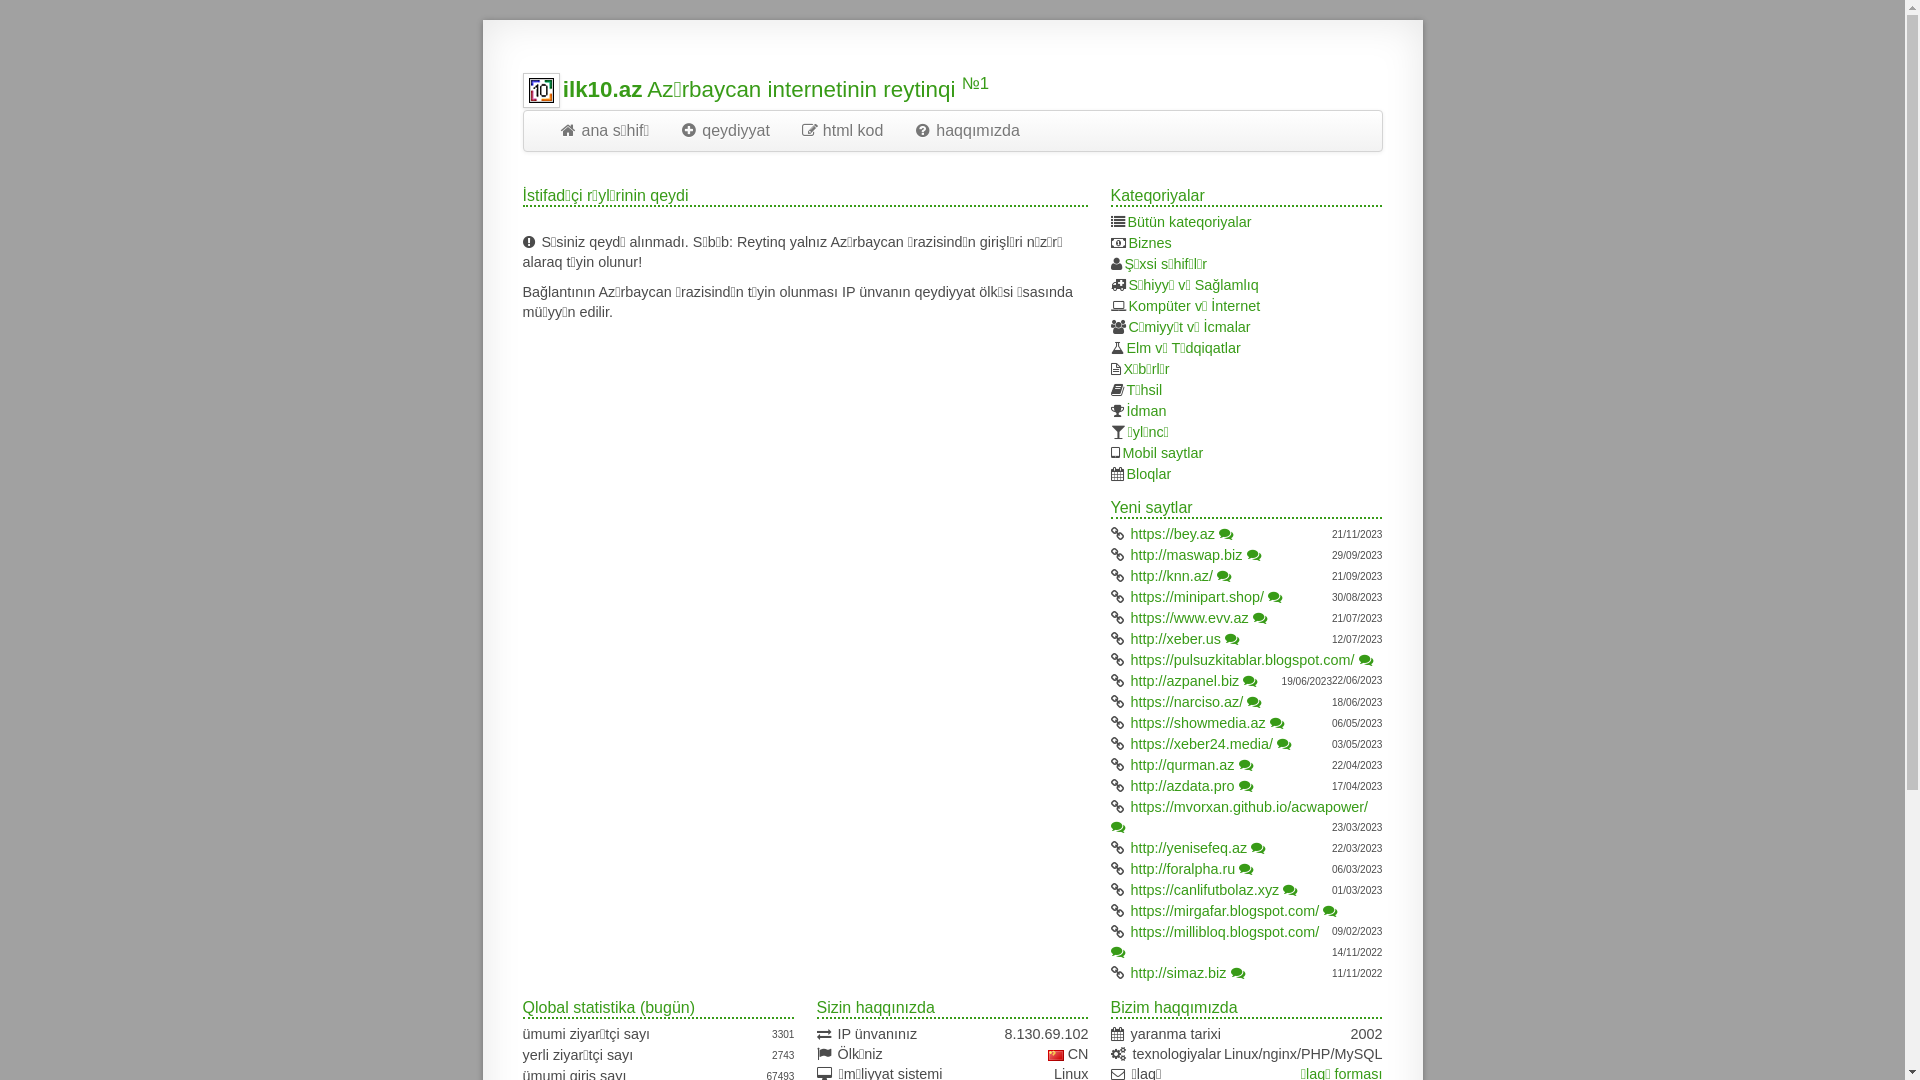  What do you see at coordinates (1224, 932) in the screenshot?
I see `'https://millibloq.blogspot.com/'` at bounding box center [1224, 932].